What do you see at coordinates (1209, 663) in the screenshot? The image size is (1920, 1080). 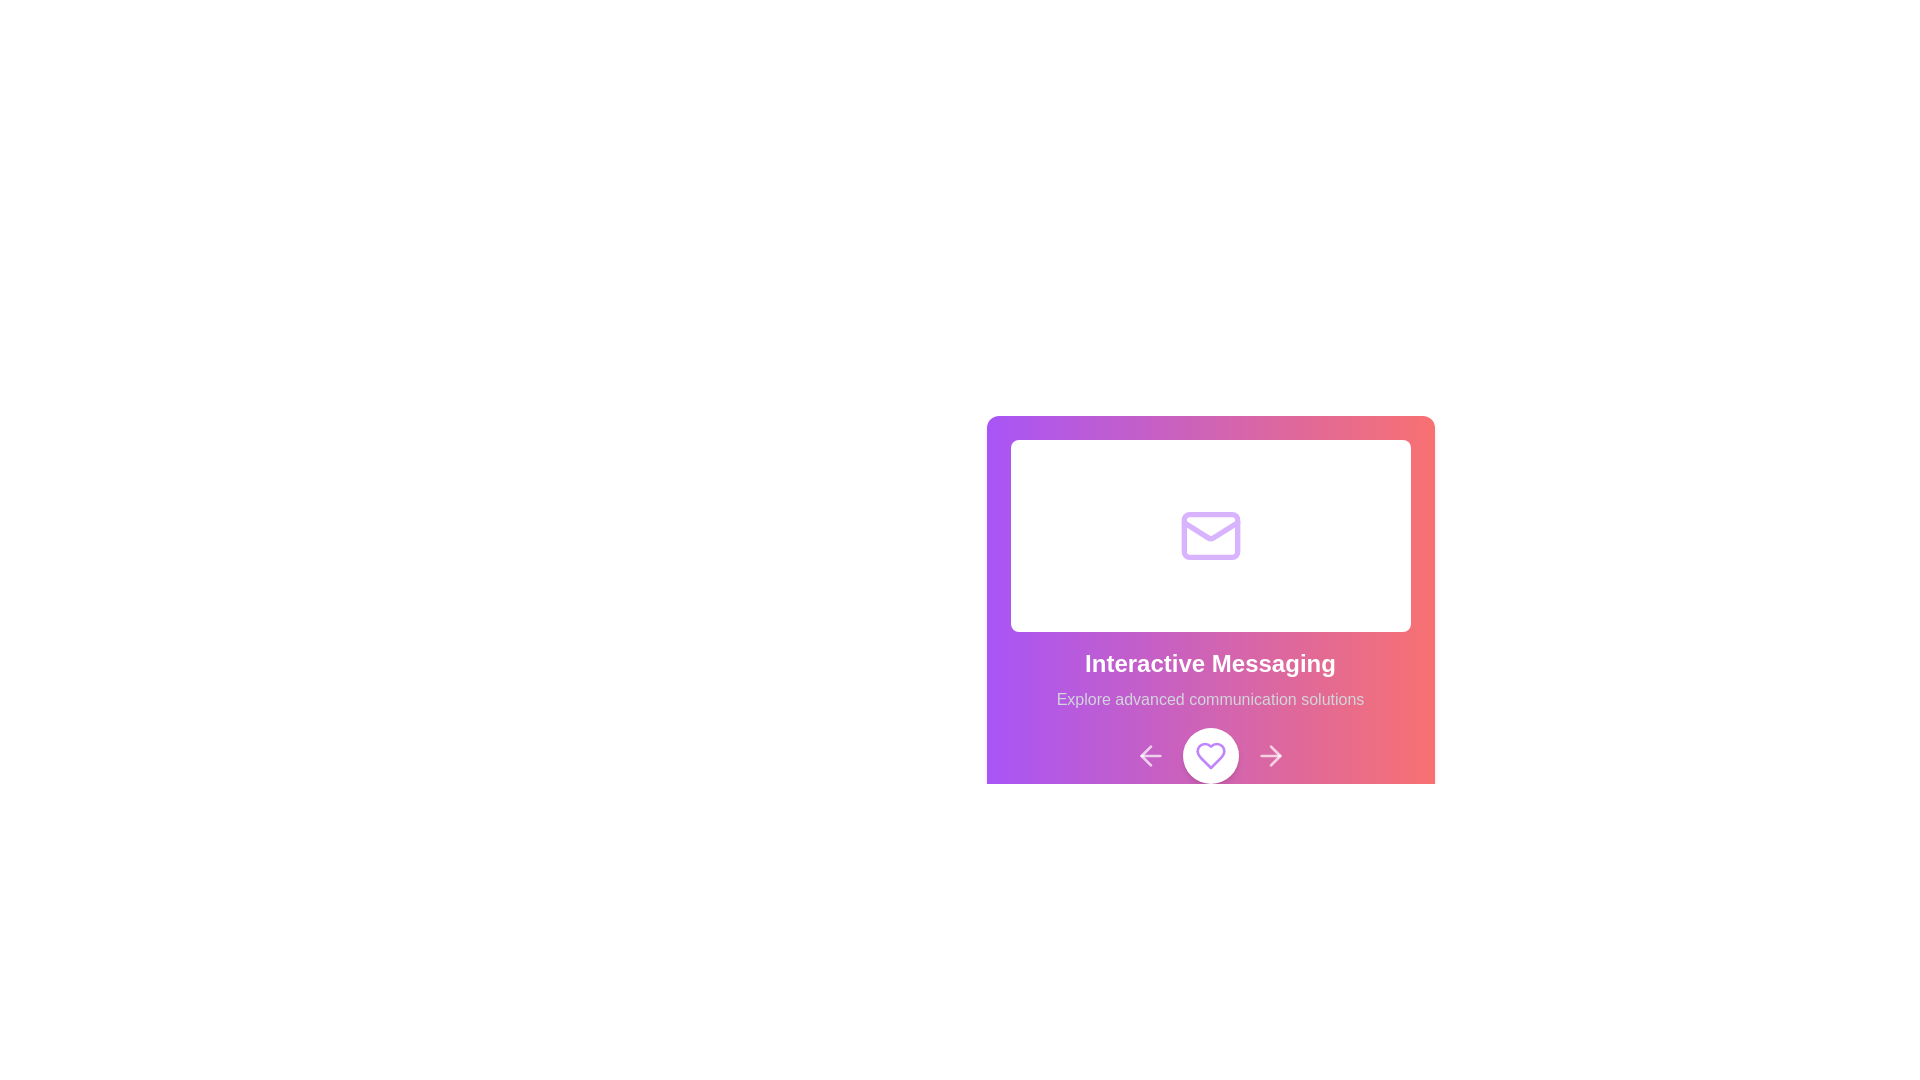 I see `the Static Text element that serves as a title or header, prominently indicating the main topic above the smaller text 'Explore advanced communication solutions.'` at bounding box center [1209, 663].